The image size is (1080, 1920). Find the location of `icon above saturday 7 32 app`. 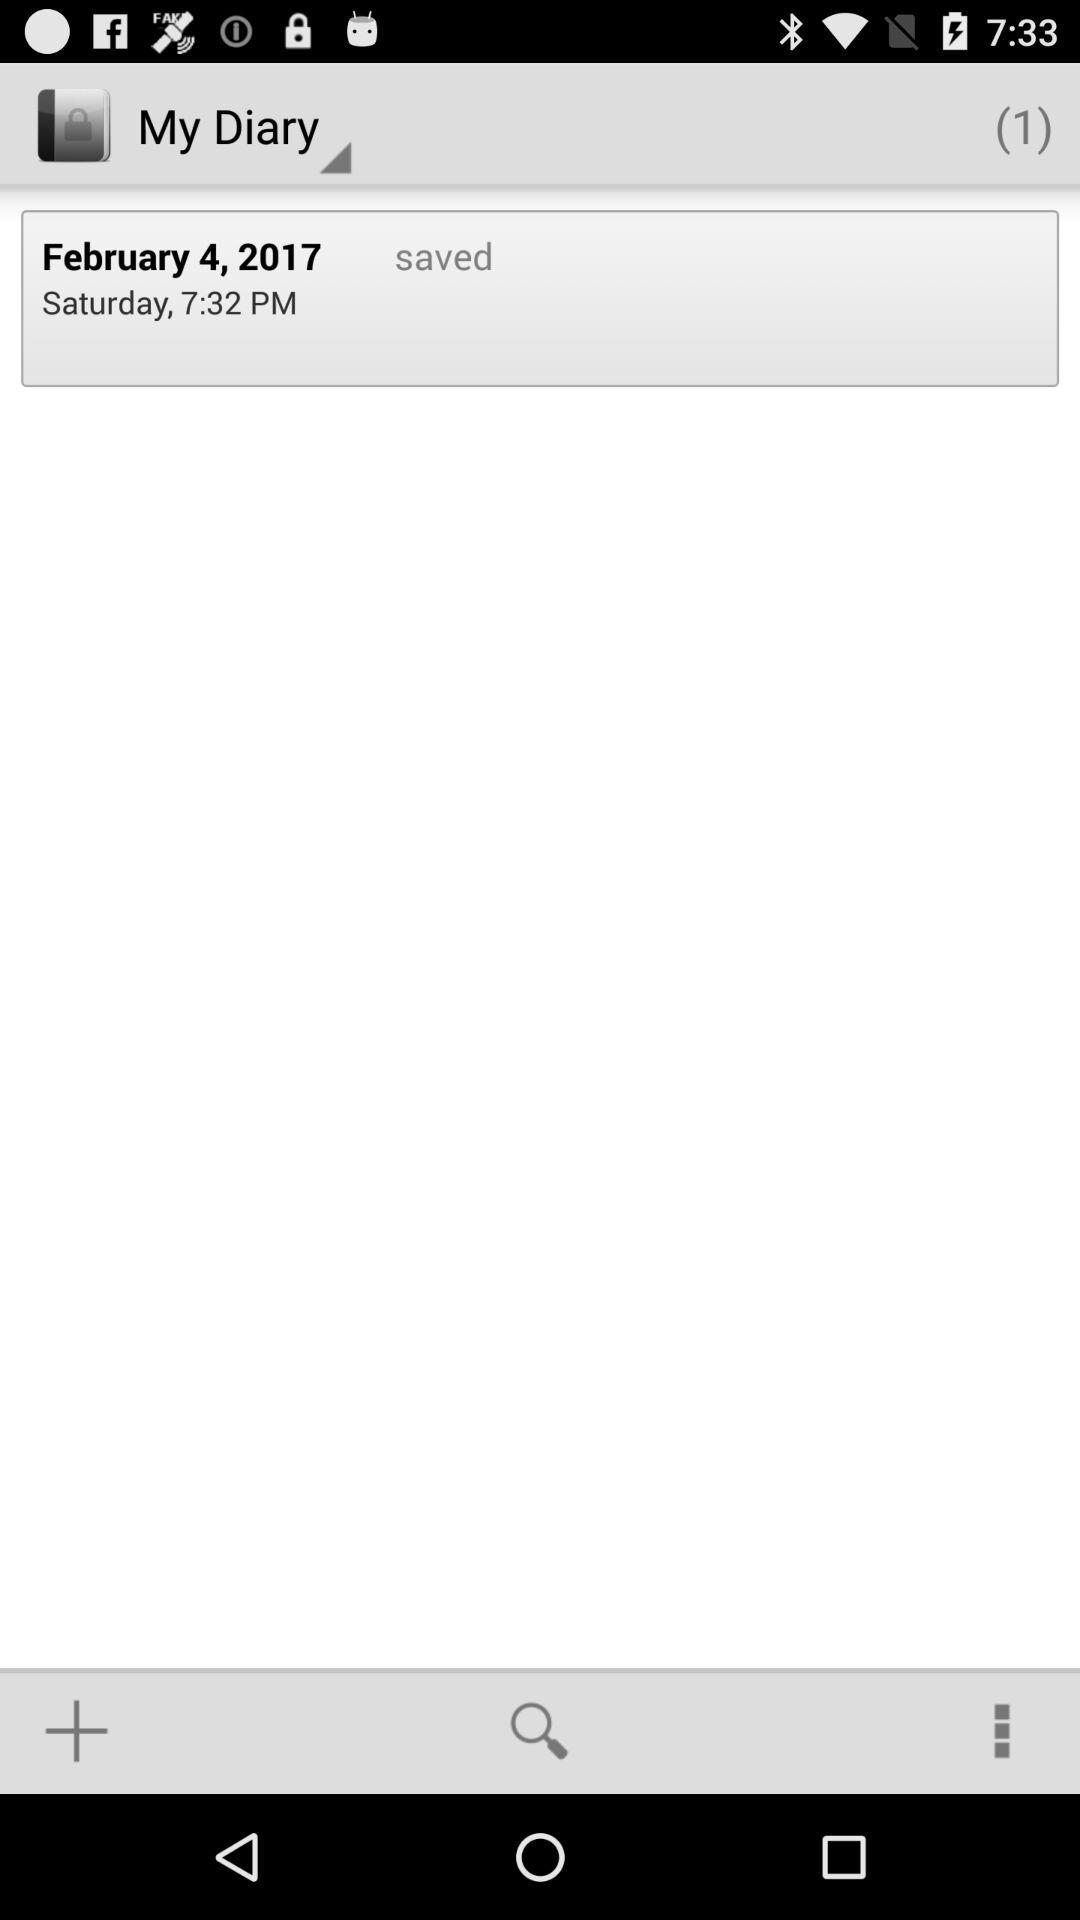

icon above saturday 7 32 app is located at coordinates (197, 254).